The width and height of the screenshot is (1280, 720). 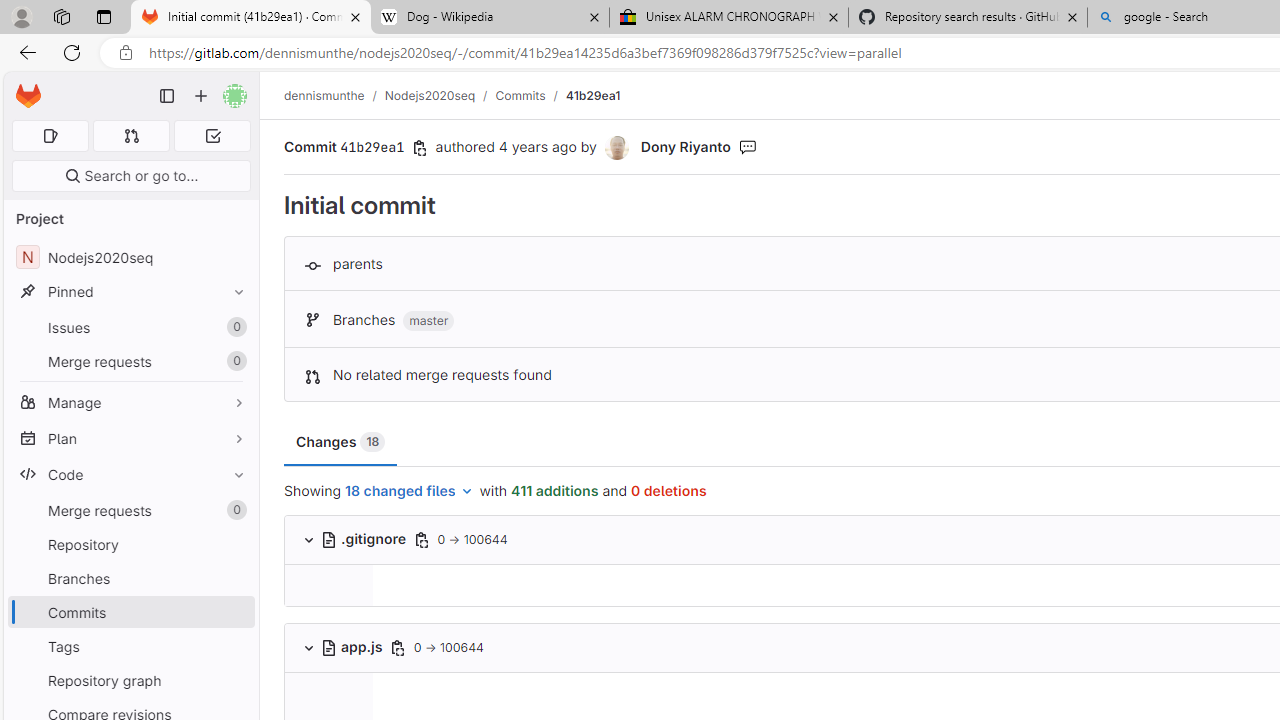 I want to click on 'Repository graph', so click(x=130, y=679).